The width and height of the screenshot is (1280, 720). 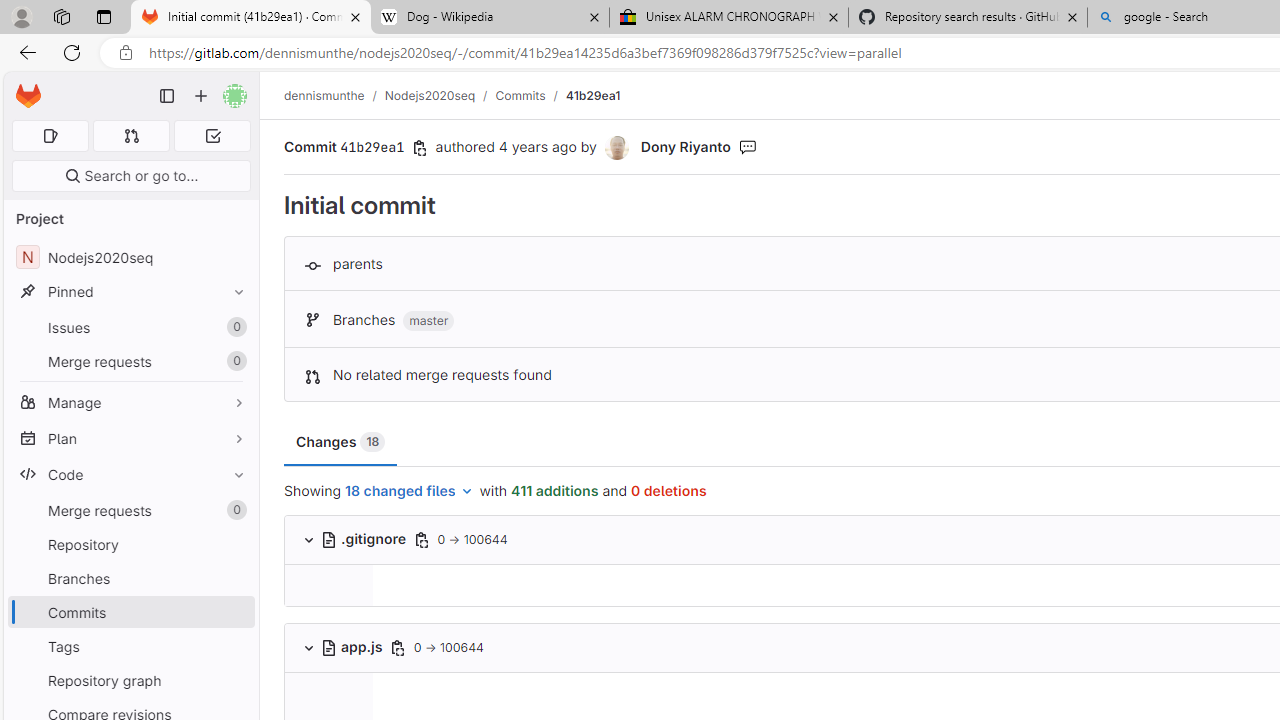 I want to click on 'Repository graph', so click(x=130, y=679).